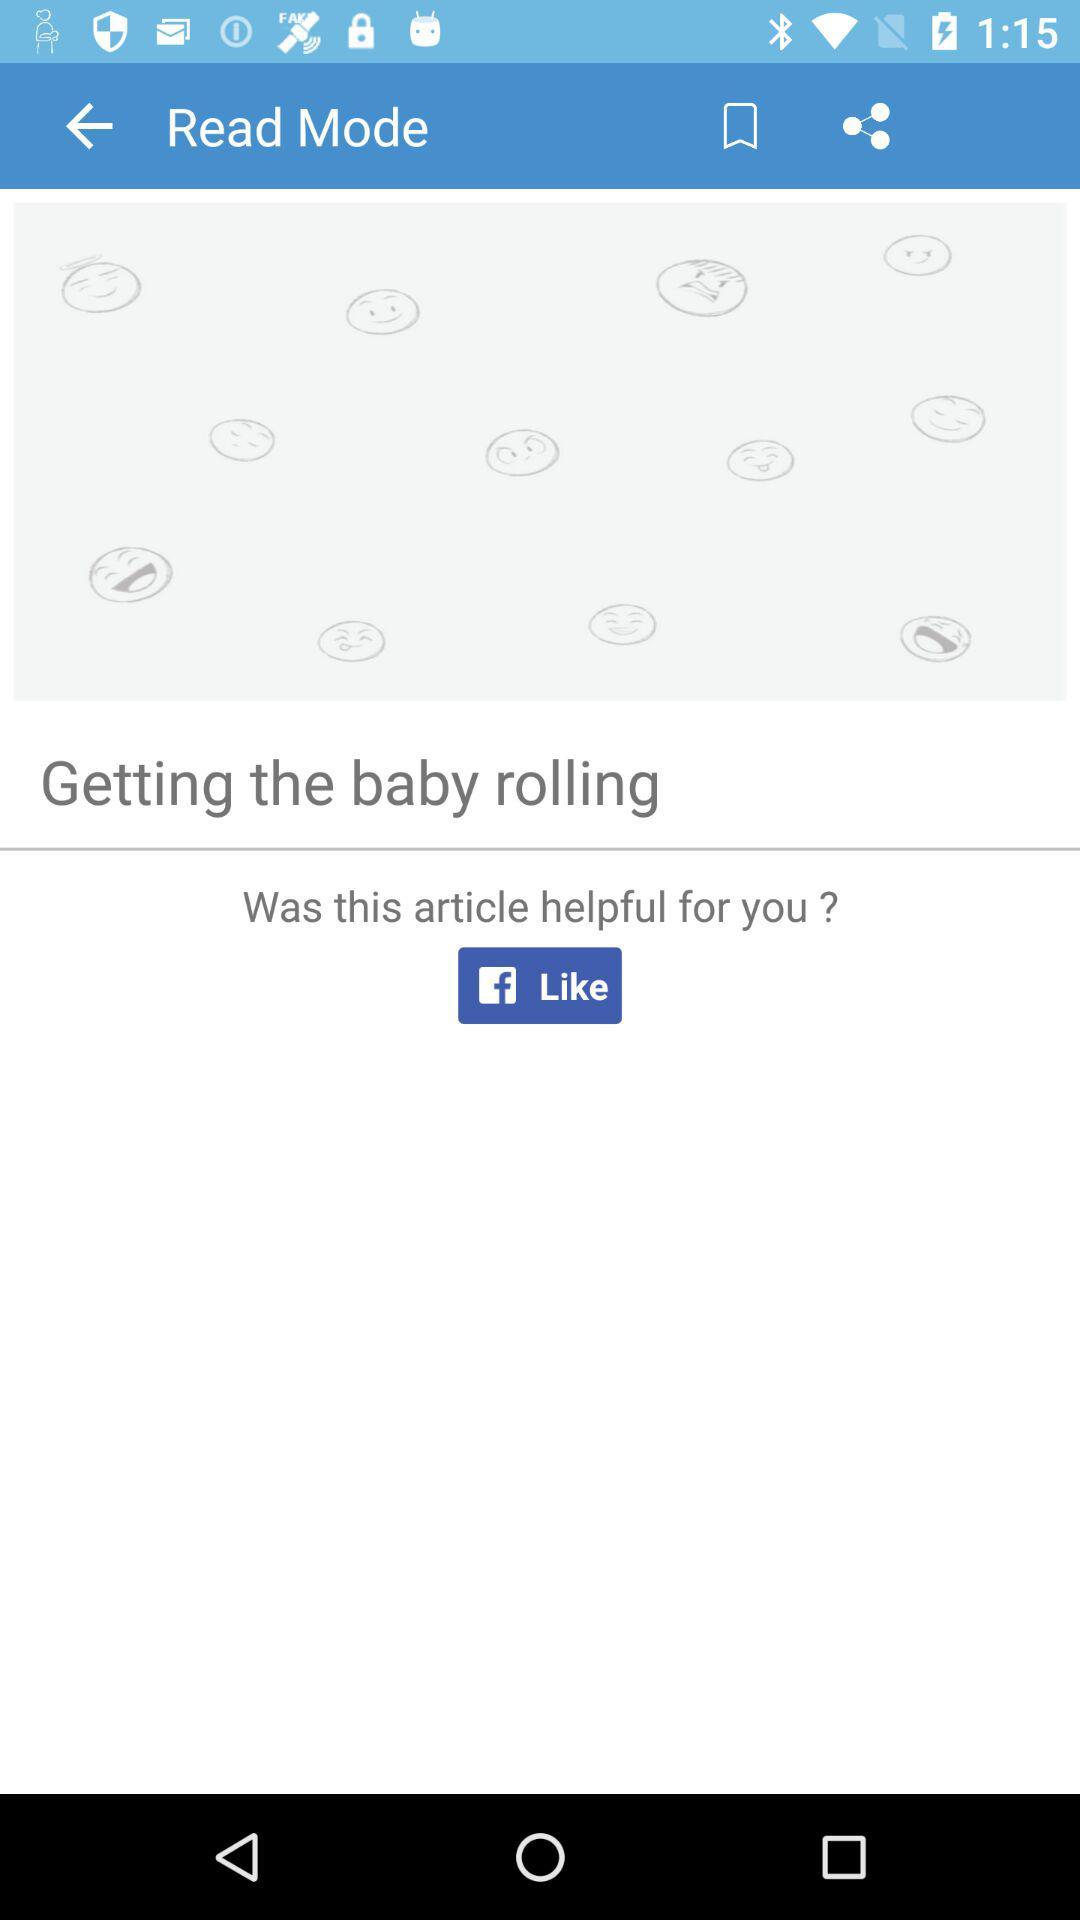  What do you see at coordinates (740, 124) in the screenshot?
I see `bookmark` at bounding box center [740, 124].